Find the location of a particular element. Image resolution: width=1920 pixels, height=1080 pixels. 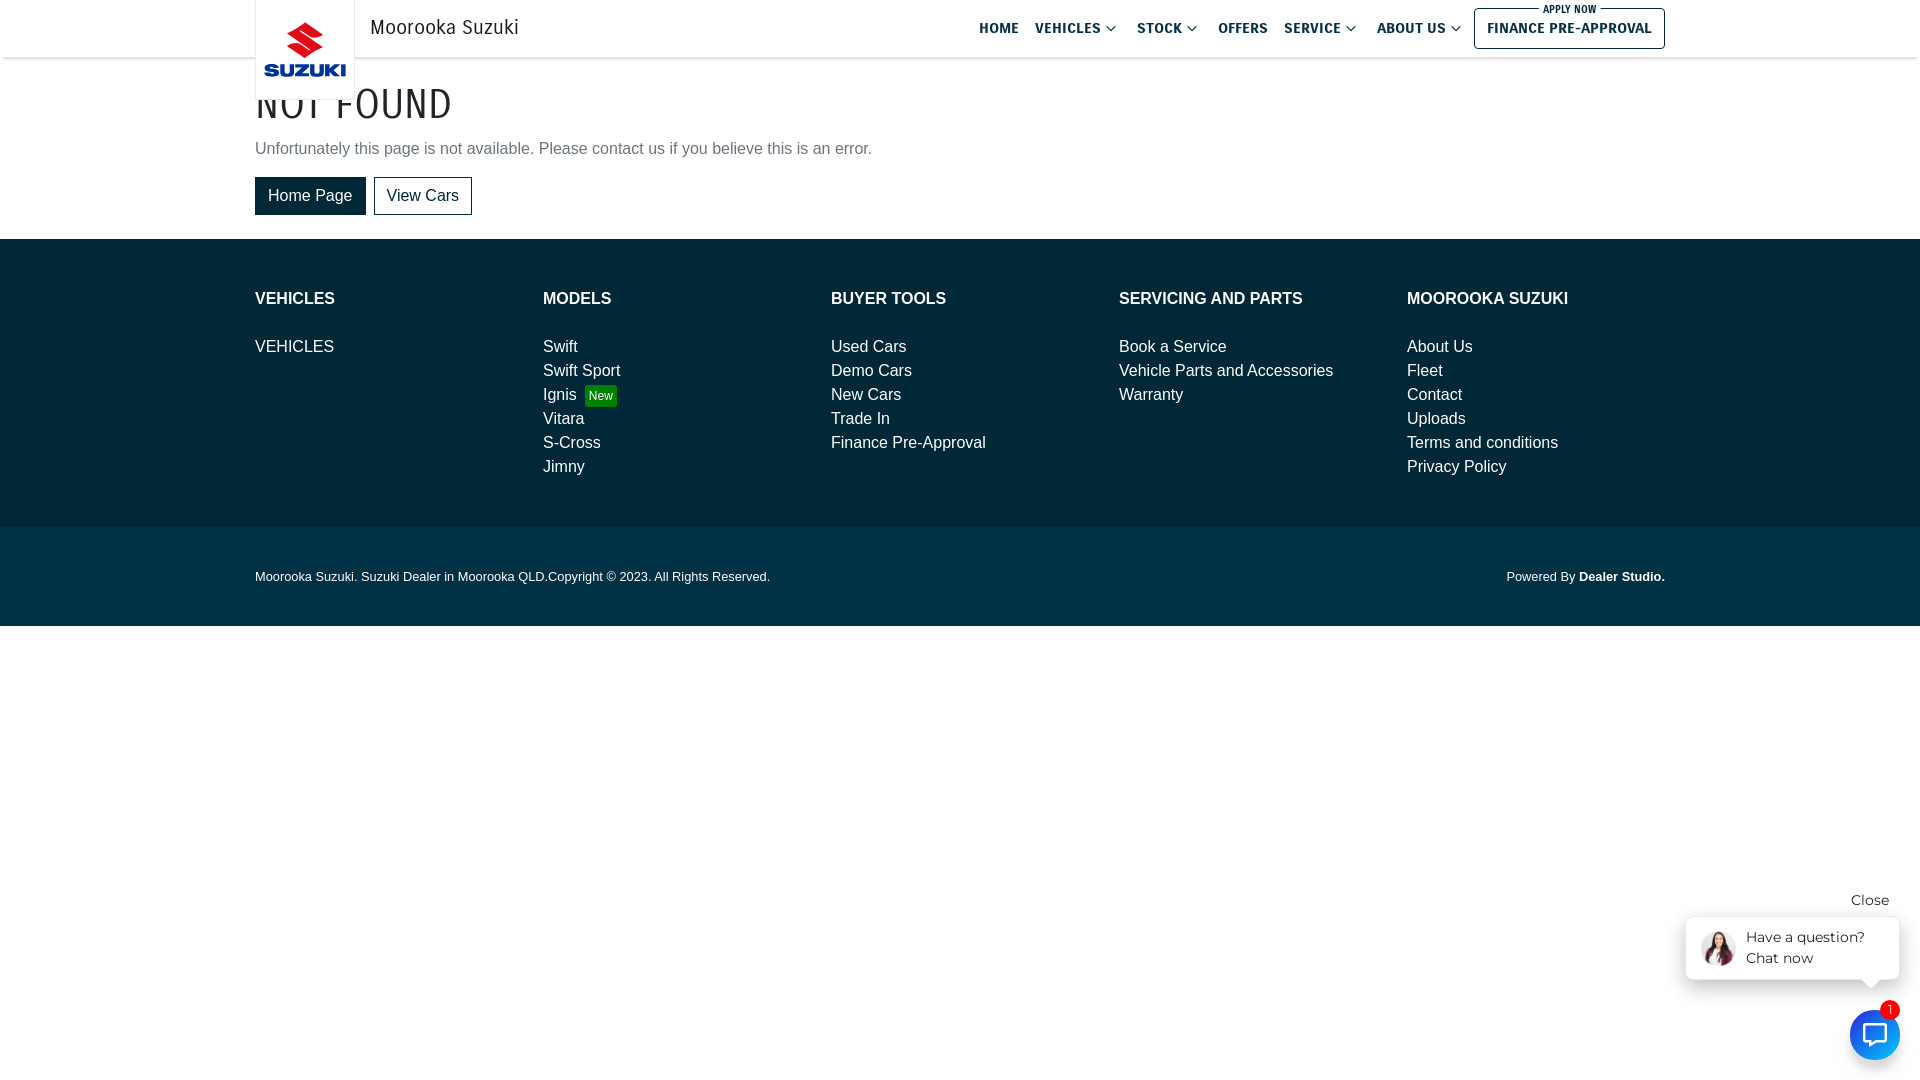

'HOME' is located at coordinates (998, 28).